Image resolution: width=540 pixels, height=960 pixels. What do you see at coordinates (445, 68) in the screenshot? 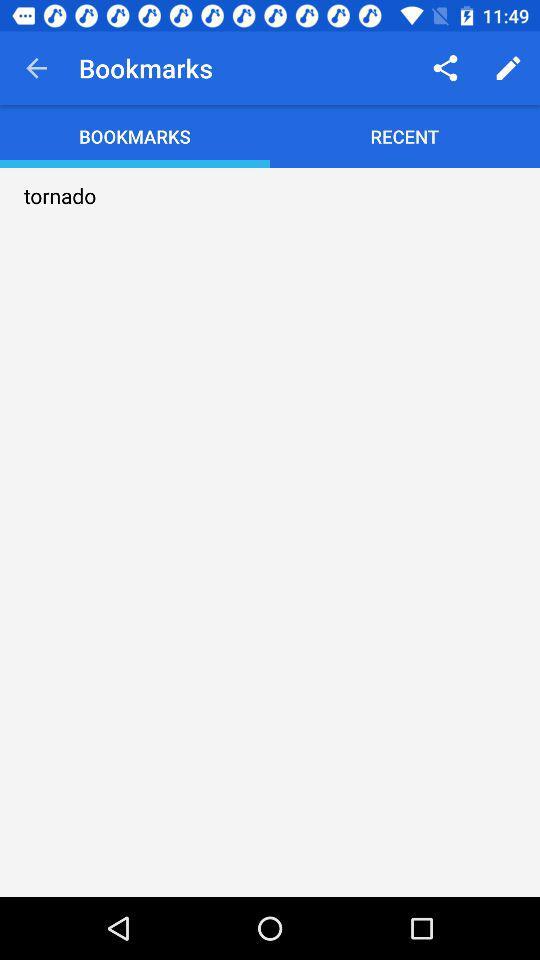
I see `the item above recent` at bounding box center [445, 68].